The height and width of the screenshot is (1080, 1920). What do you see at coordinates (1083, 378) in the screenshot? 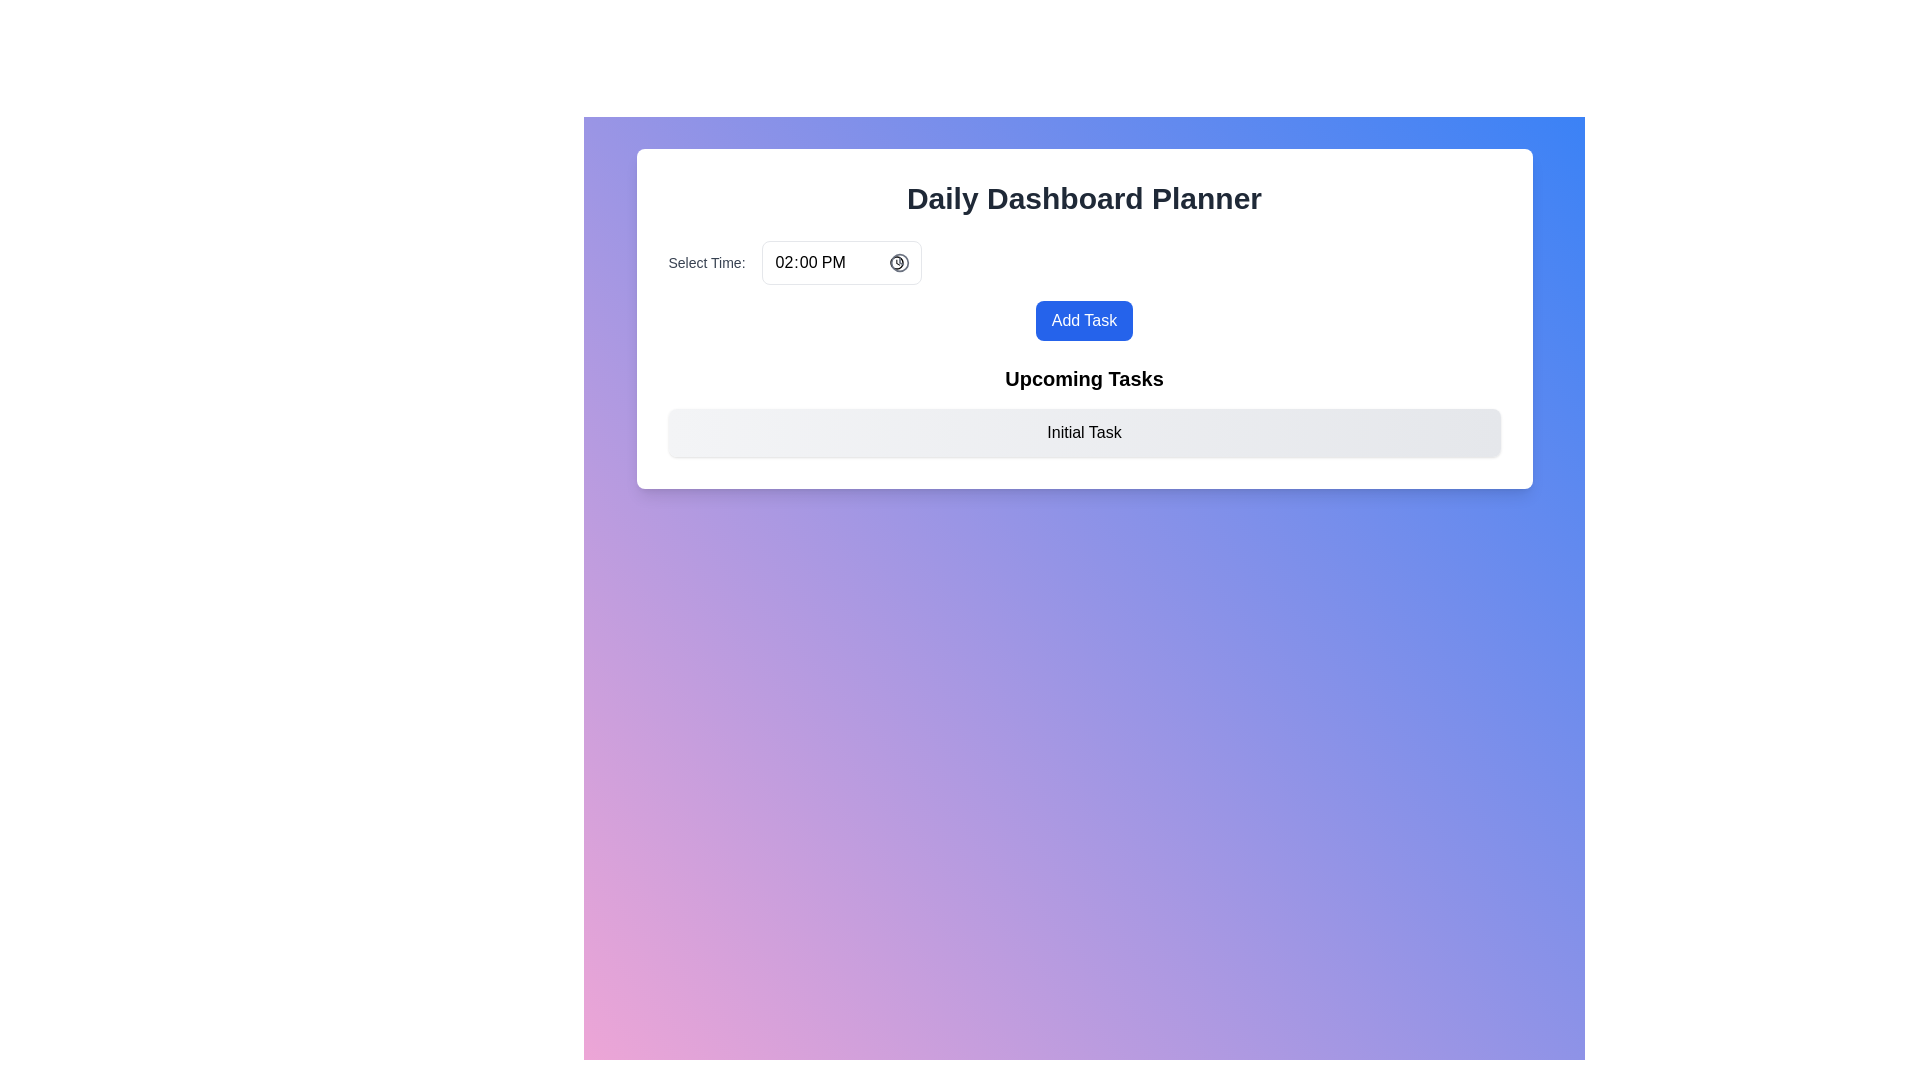
I see `the text label that displays 'Upcoming Tasks', which is styled in bold black font and serves as a heading for the tasks section` at bounding box center [1083, 378].